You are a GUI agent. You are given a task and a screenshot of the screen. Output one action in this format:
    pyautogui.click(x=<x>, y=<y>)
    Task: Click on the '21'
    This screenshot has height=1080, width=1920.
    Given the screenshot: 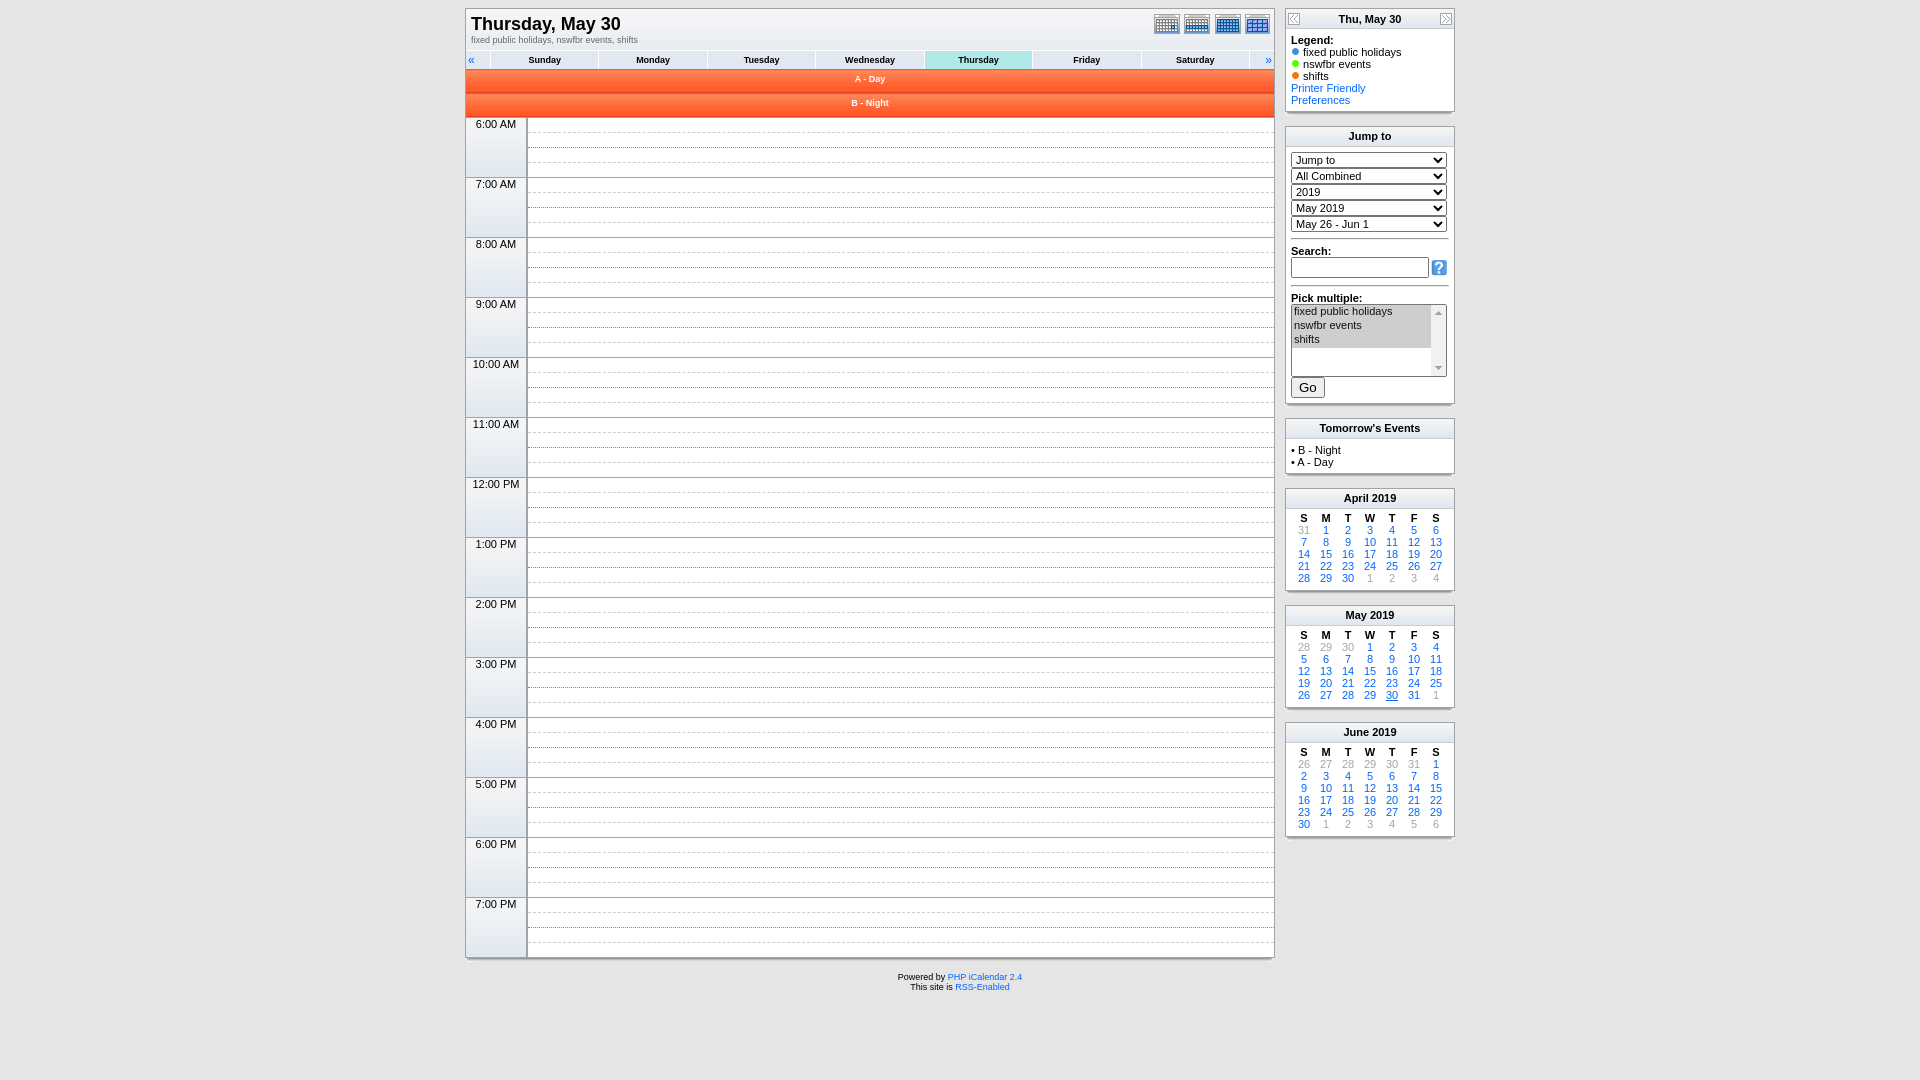 What is the action you would take?
    pyautogui.click(x=1304, y=566)
    